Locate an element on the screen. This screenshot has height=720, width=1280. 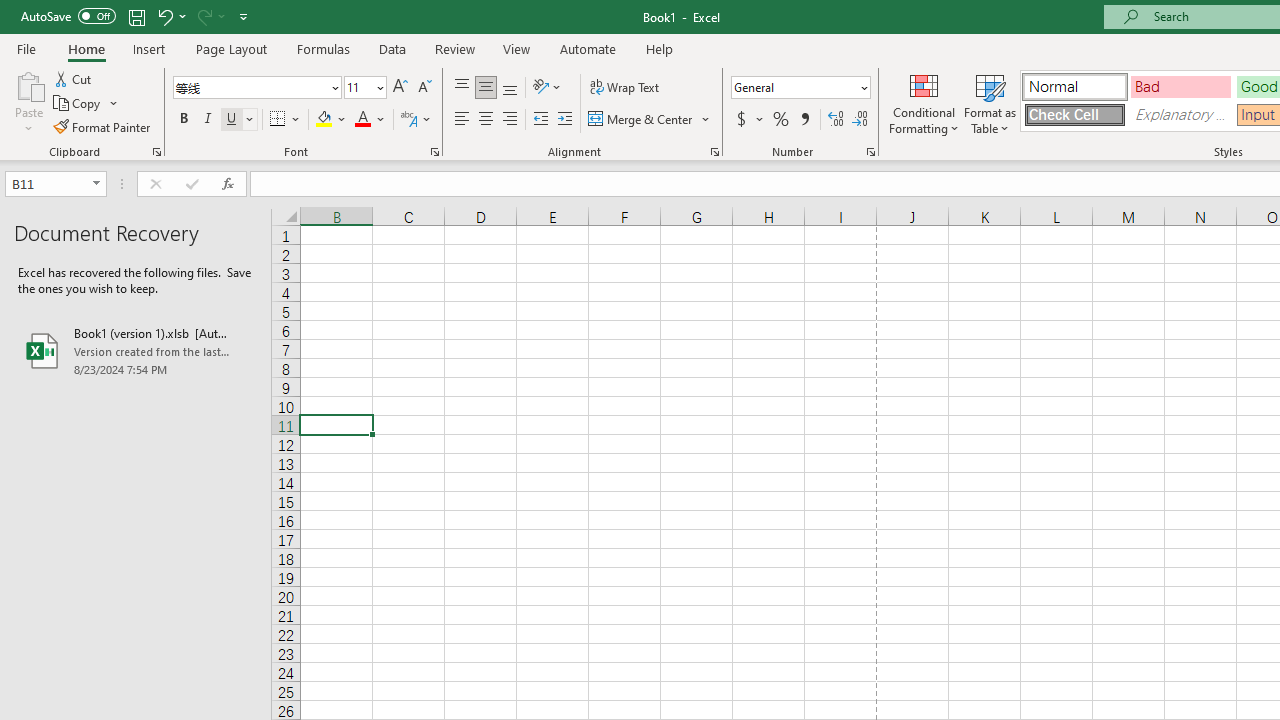
'Number Format' is located at coordinates (793, 86).